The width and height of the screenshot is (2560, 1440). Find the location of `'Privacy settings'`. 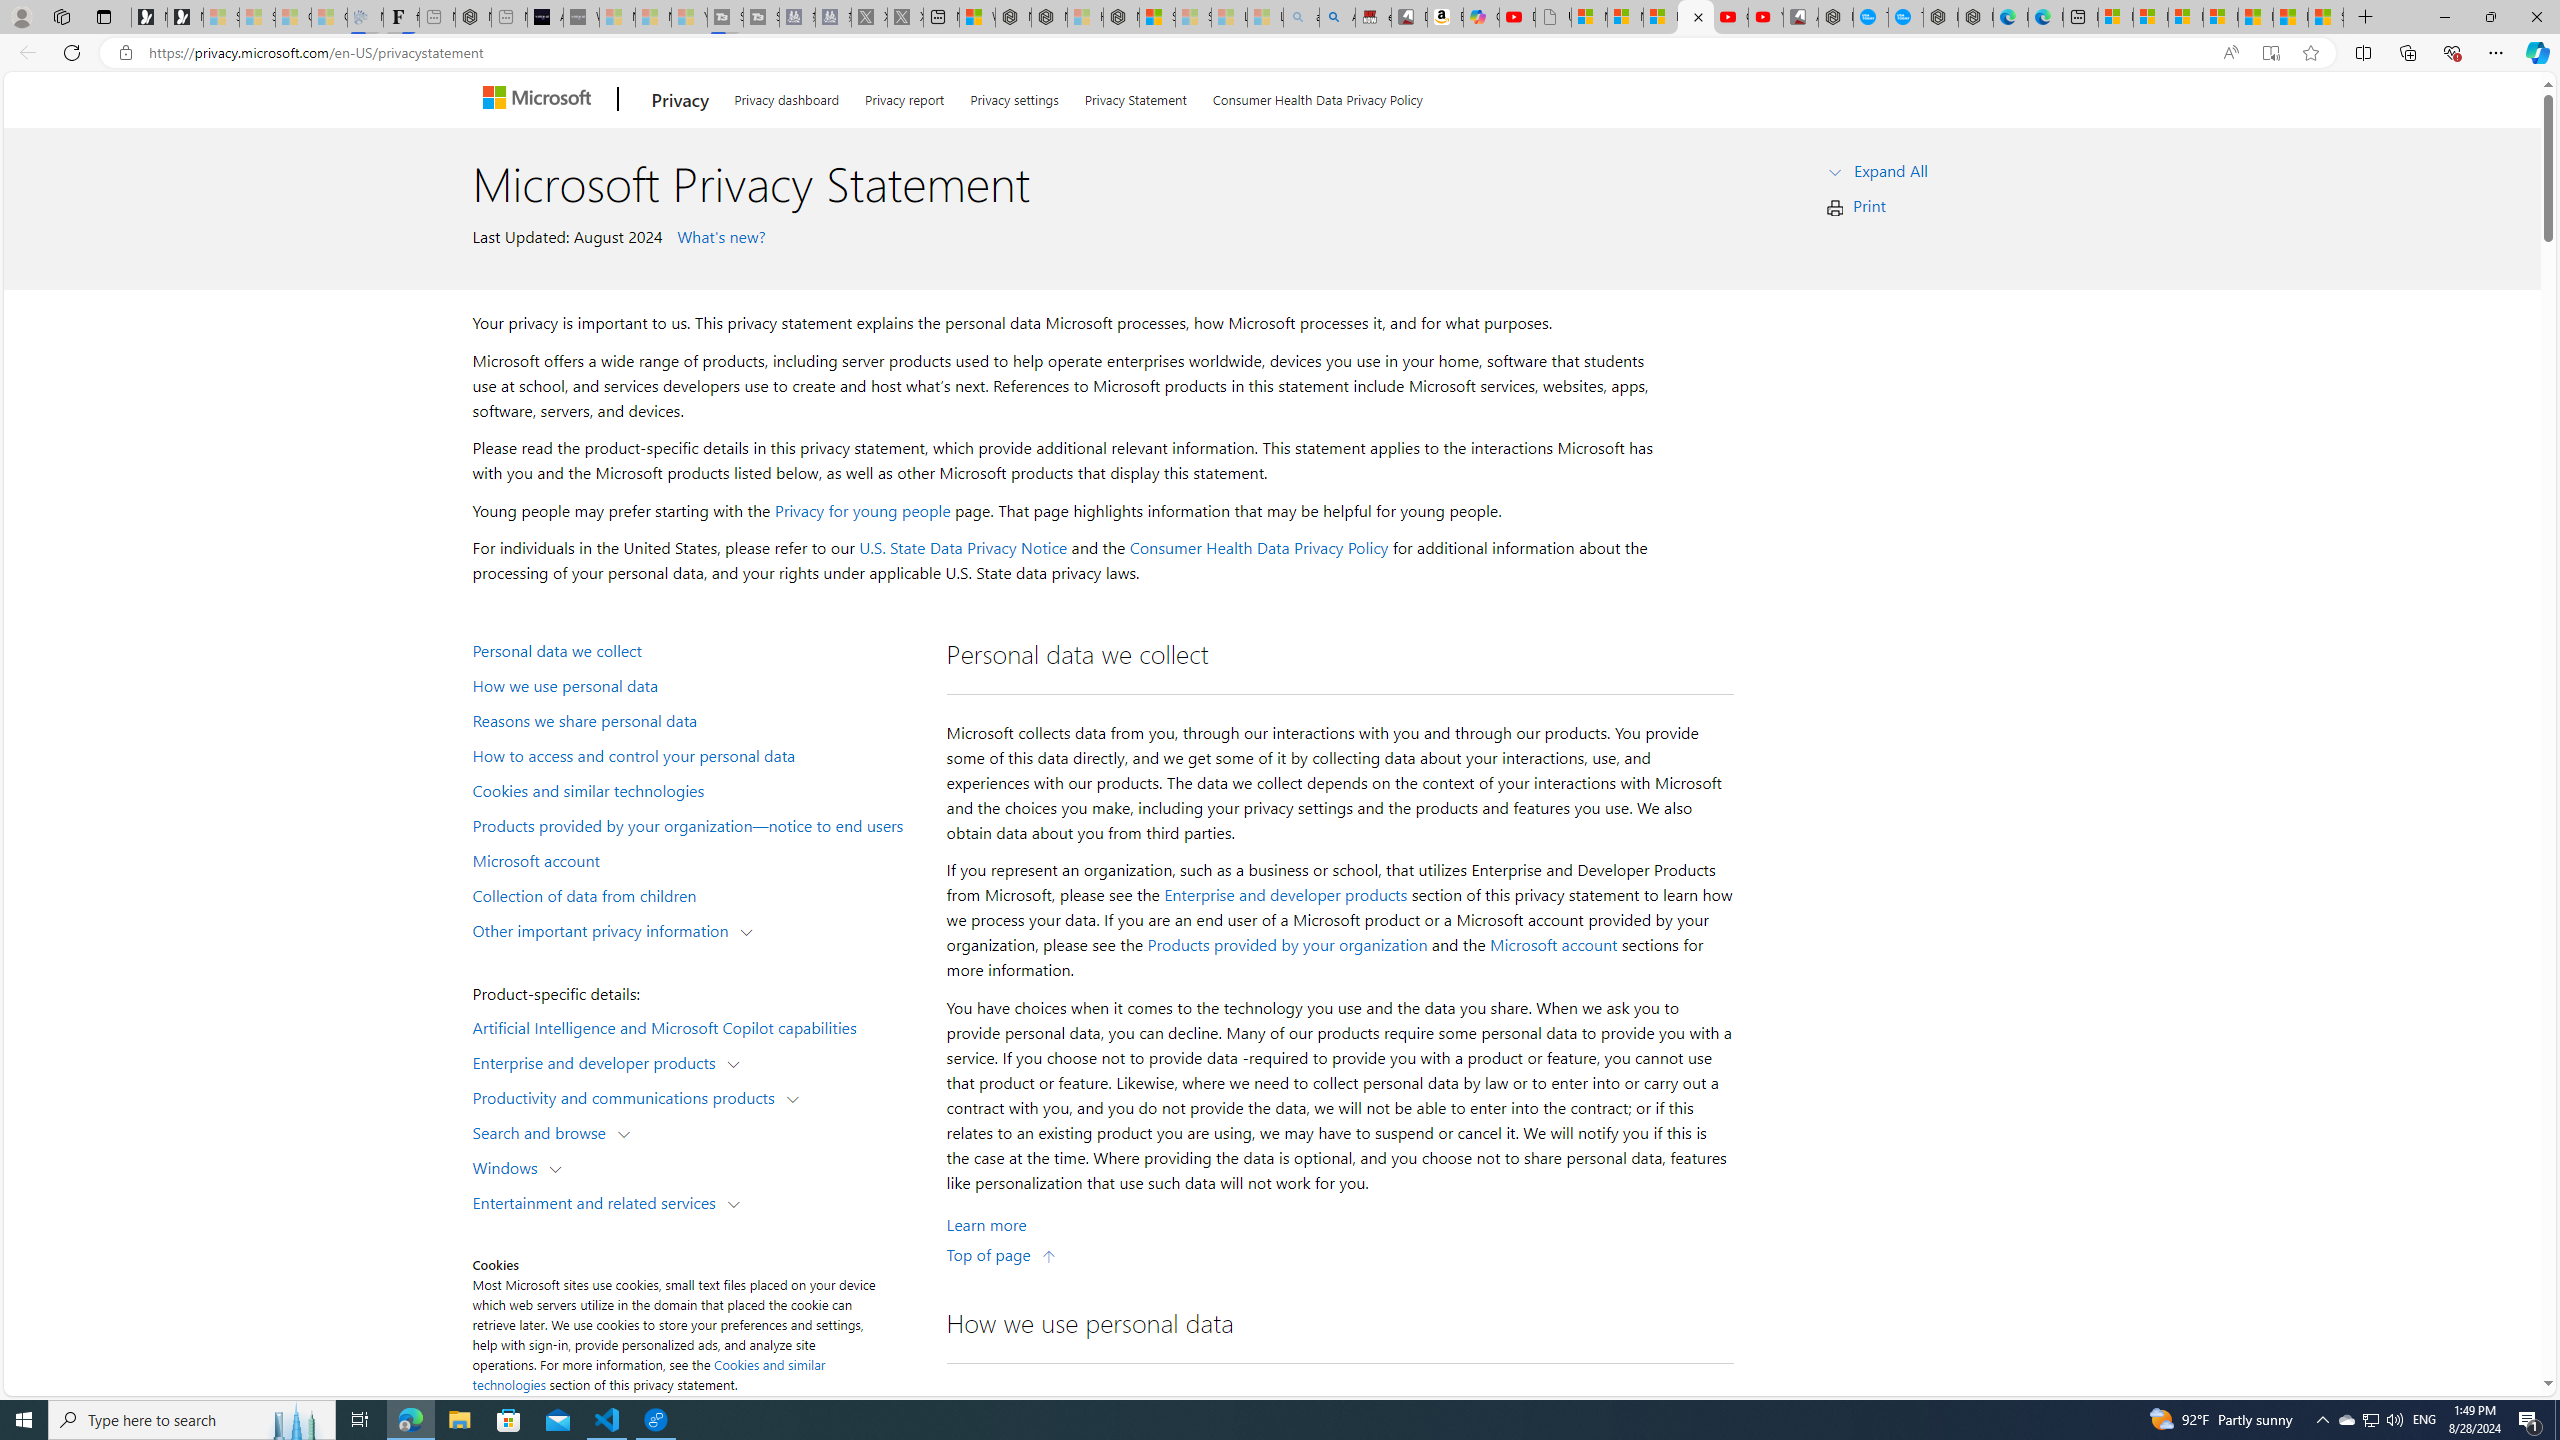

'Privacy settings' is located at coordinates (1015, 95).